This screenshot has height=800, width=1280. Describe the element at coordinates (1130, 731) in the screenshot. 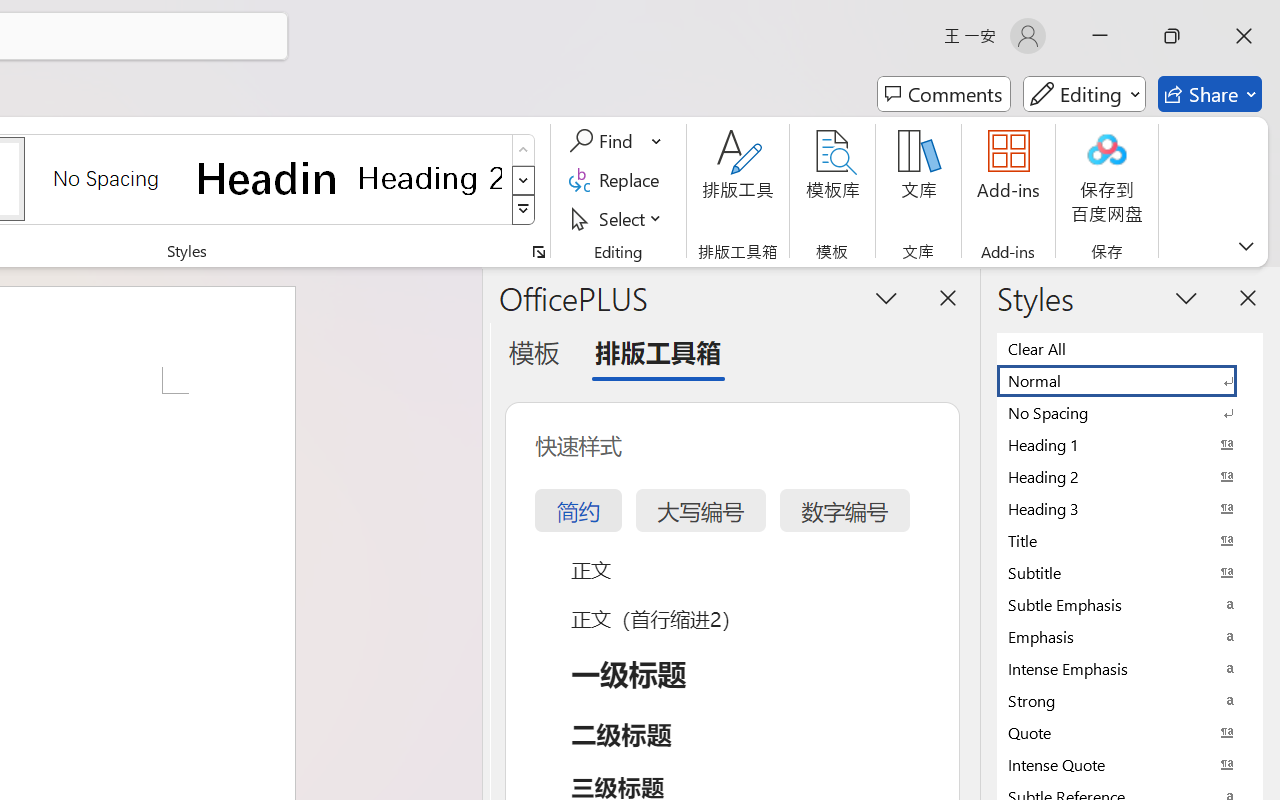

I see `'Quote'` at that location.